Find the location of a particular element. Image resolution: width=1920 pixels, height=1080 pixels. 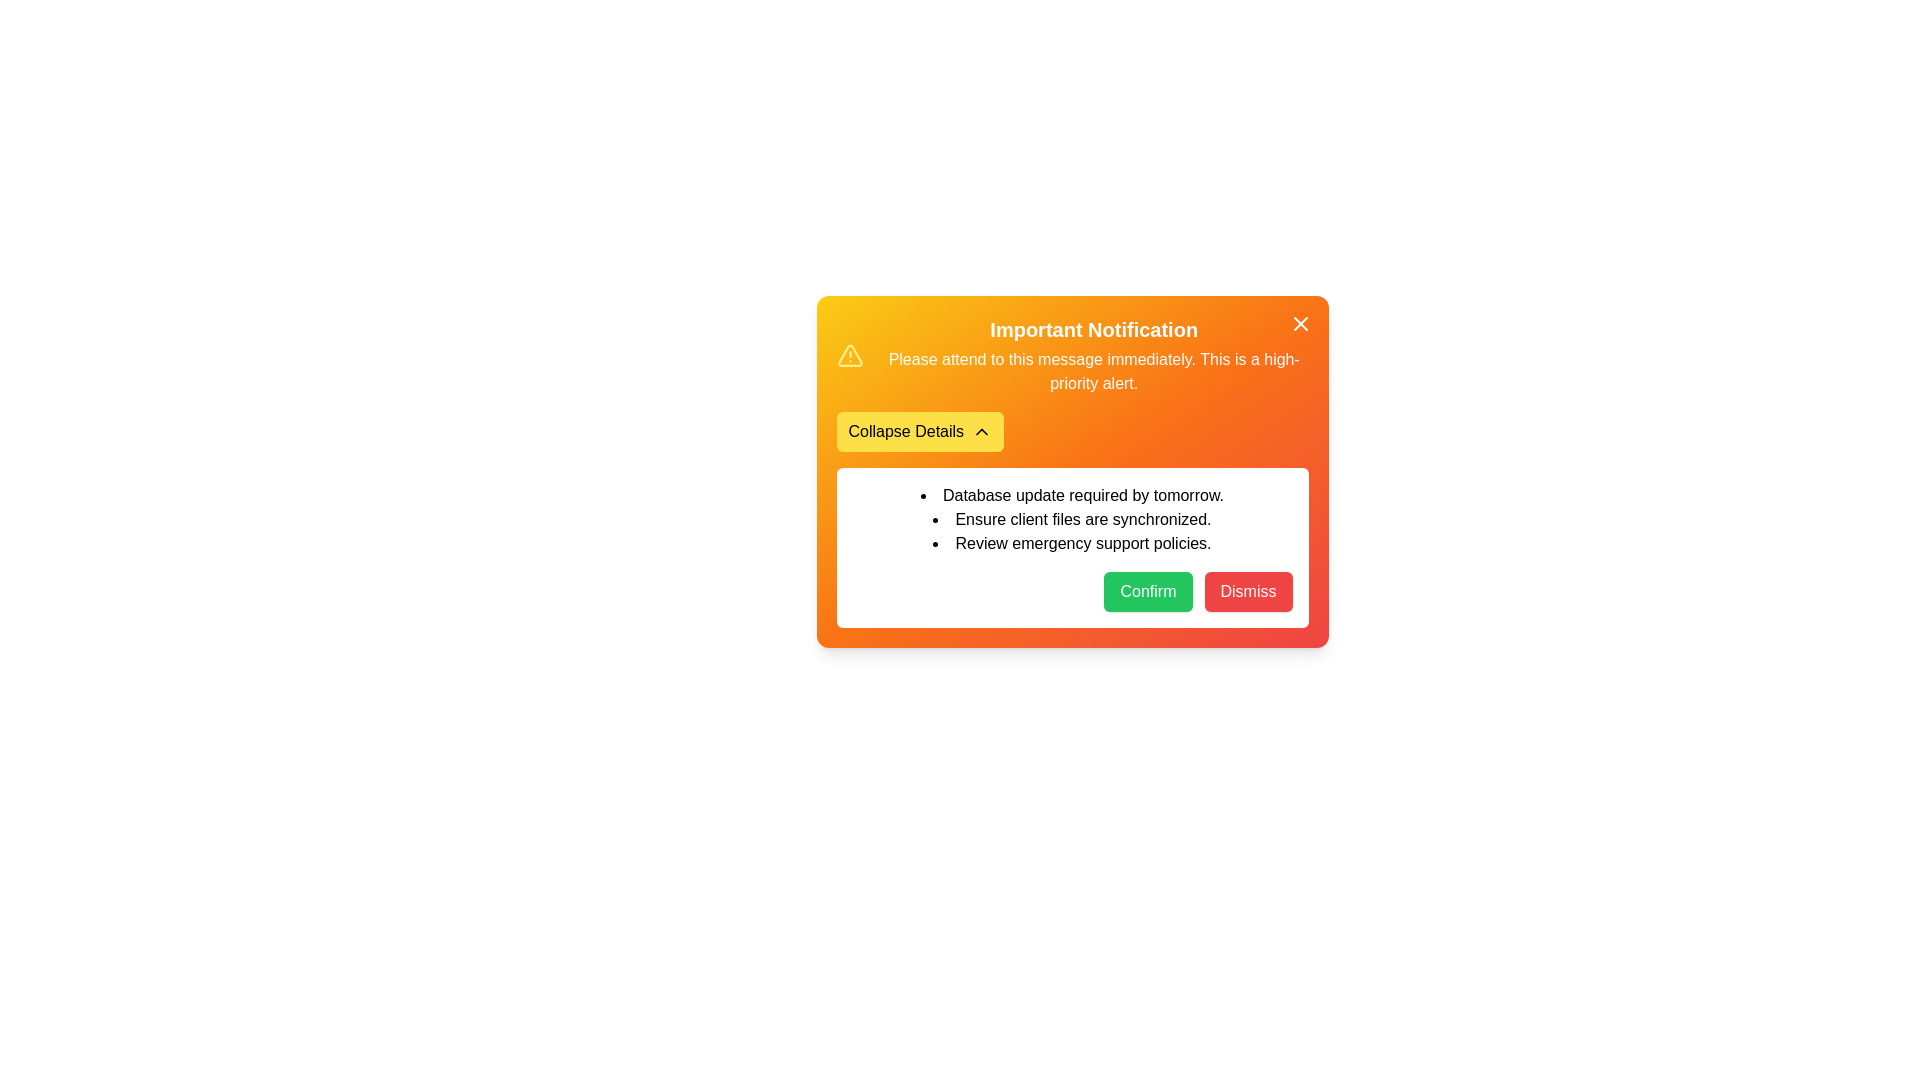

close button to toggle the visibility of the notification panel is located at coordinates (1300, 323).